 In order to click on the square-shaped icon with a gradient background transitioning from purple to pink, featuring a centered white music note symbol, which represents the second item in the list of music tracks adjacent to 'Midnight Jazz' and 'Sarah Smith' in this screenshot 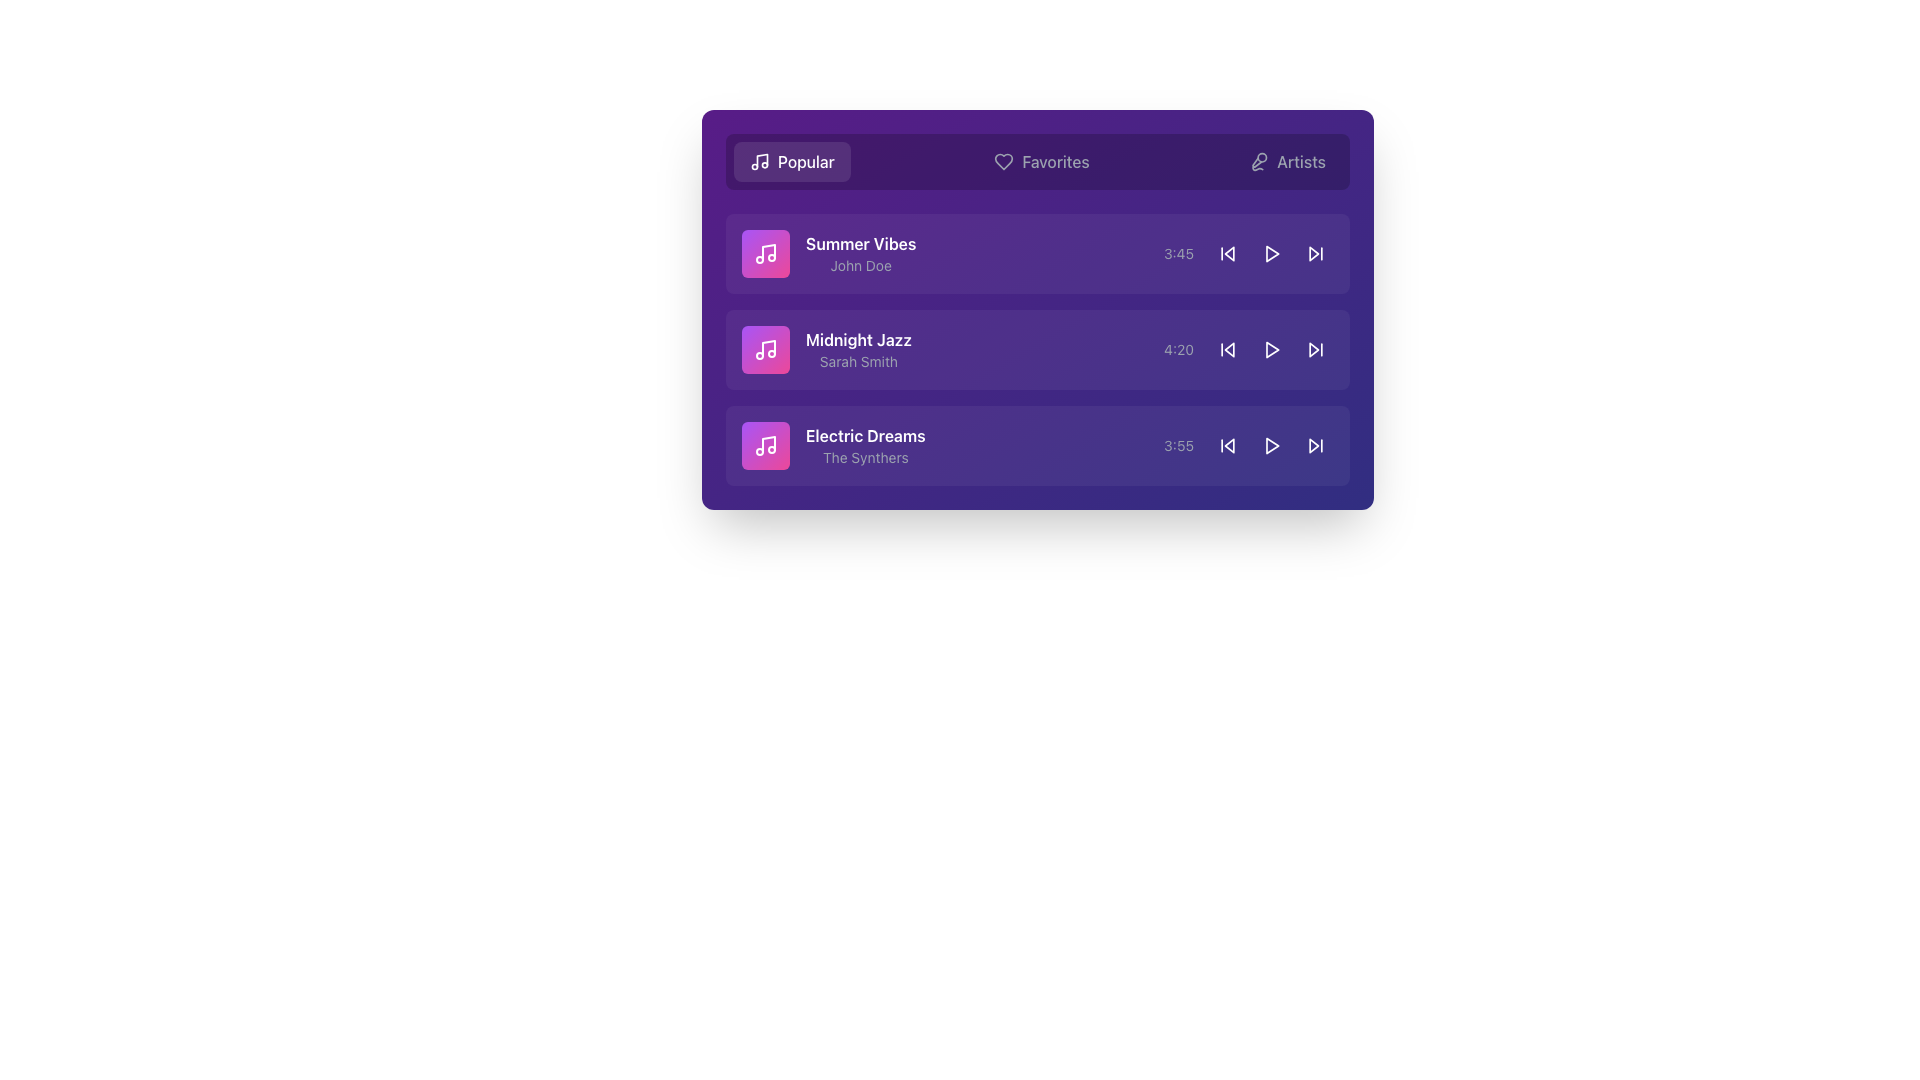, I will do `click(765, 349)`.